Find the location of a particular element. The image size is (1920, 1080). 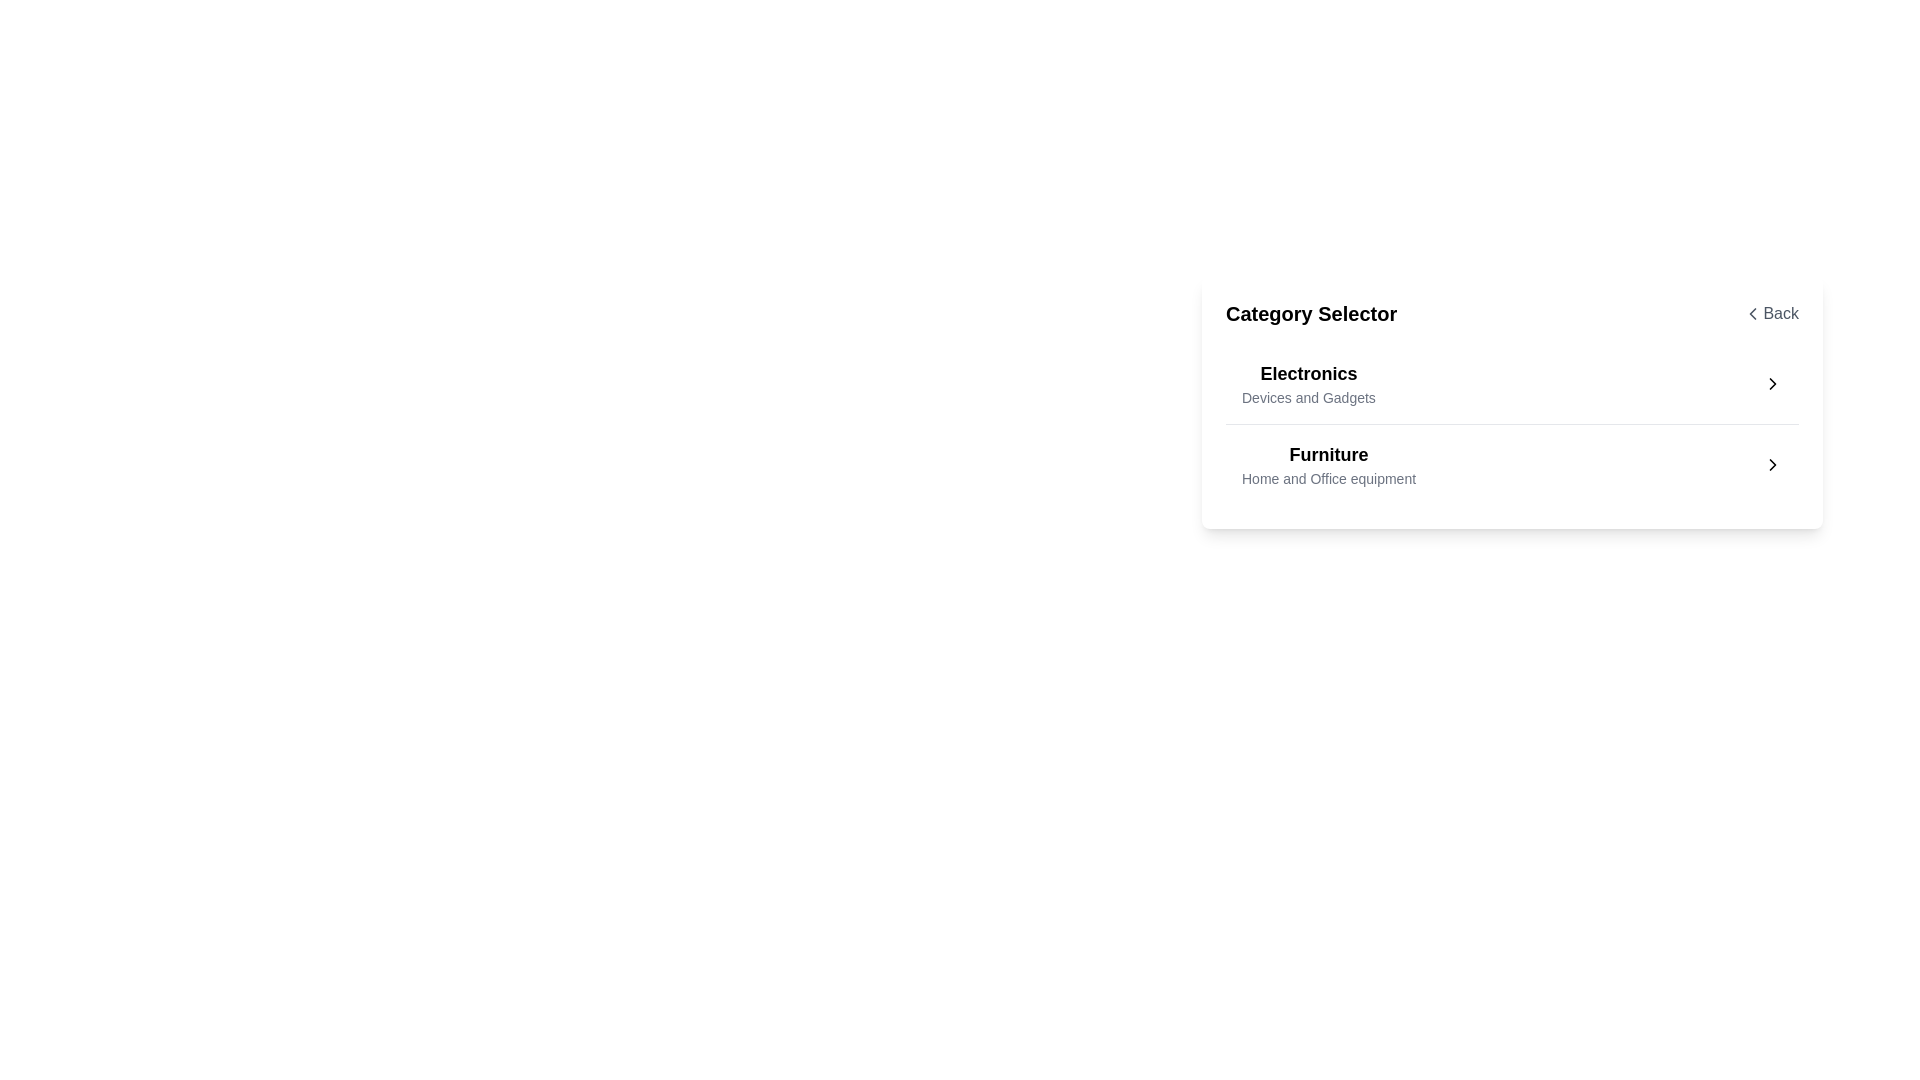

the chevron icon located in the far-right part of the 'Furniture' row in the 'Category Selector' panel is located at coordinates (1772, 465).